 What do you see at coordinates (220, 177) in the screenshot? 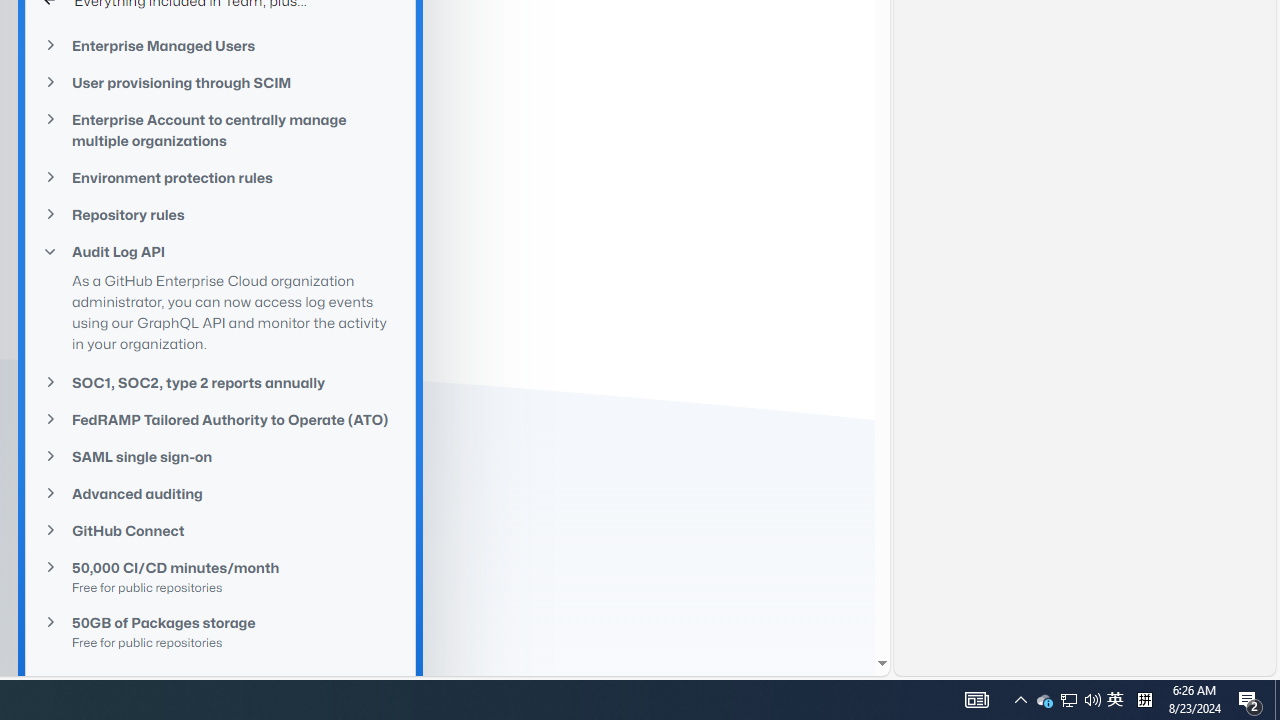
I see `'Environment protection rules'` at bounding box center [220, 177].